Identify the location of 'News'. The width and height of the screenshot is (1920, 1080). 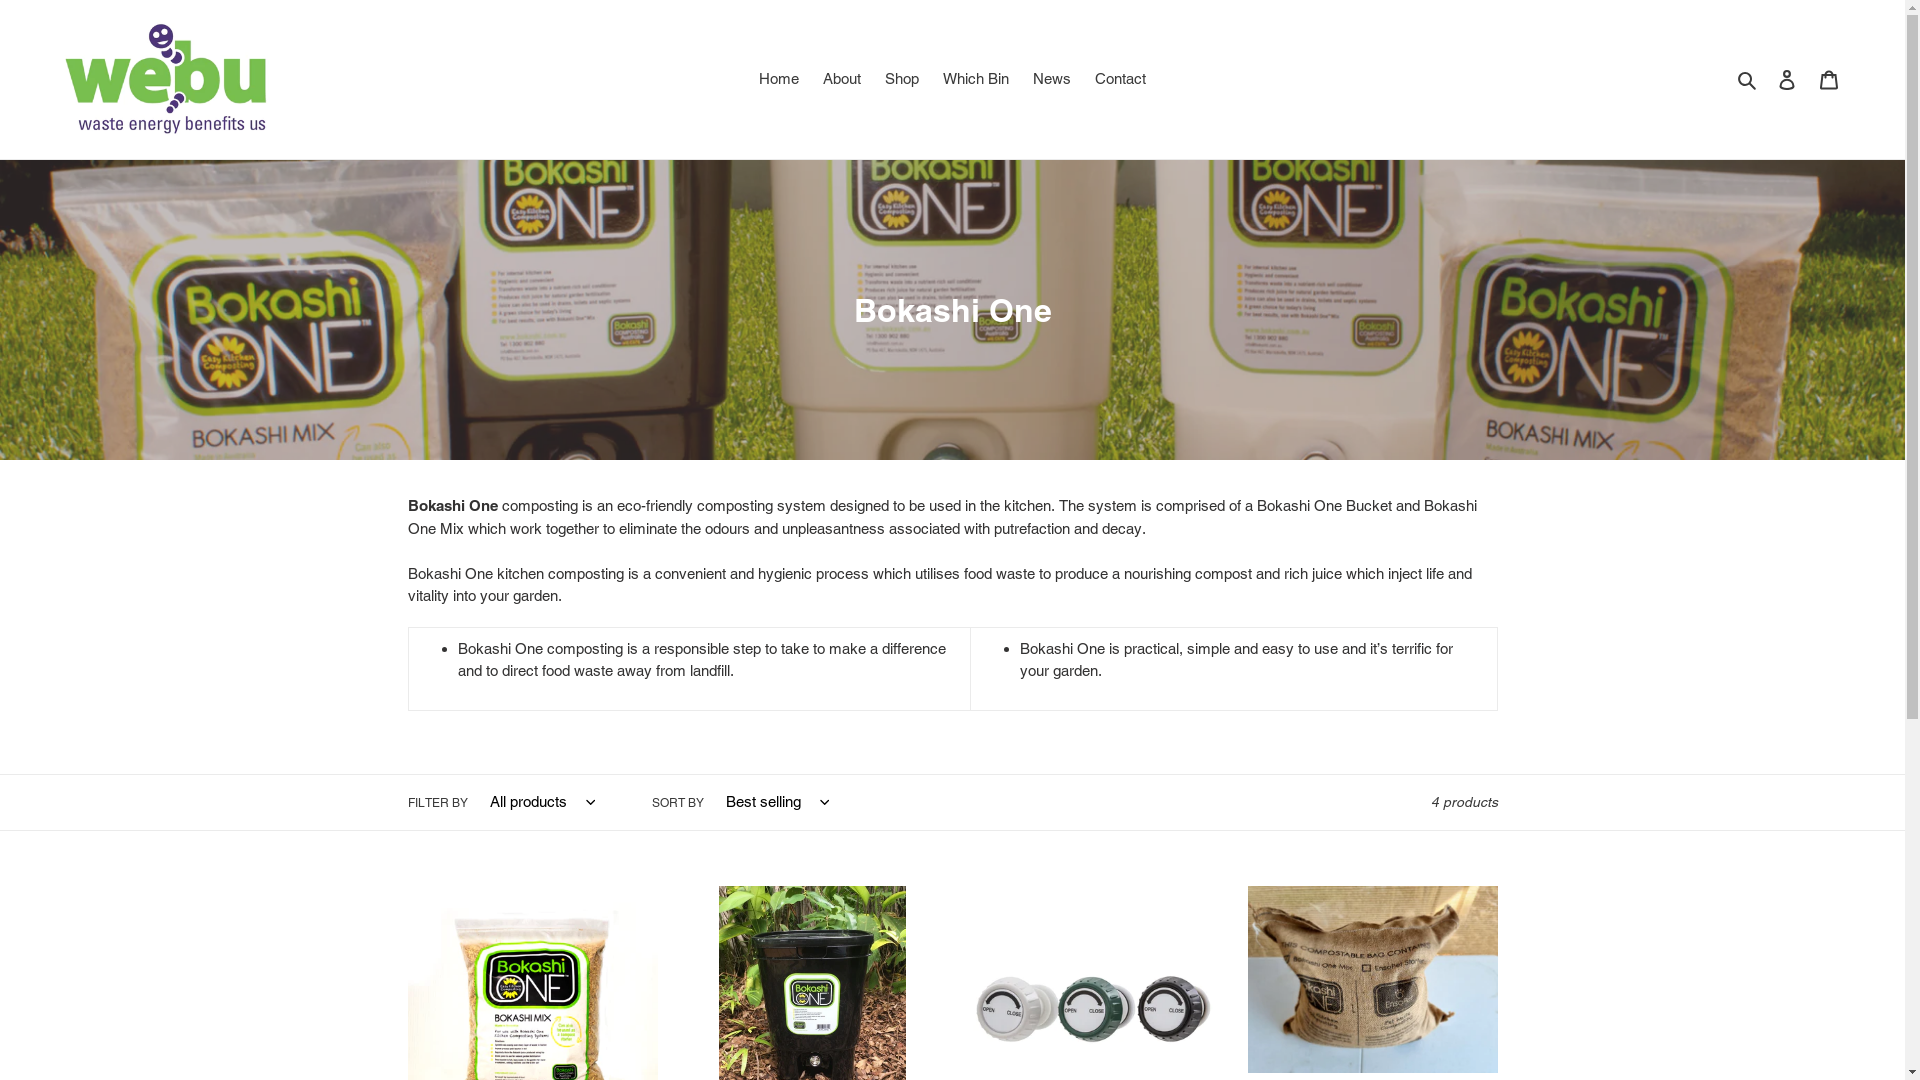
(1022, 78).